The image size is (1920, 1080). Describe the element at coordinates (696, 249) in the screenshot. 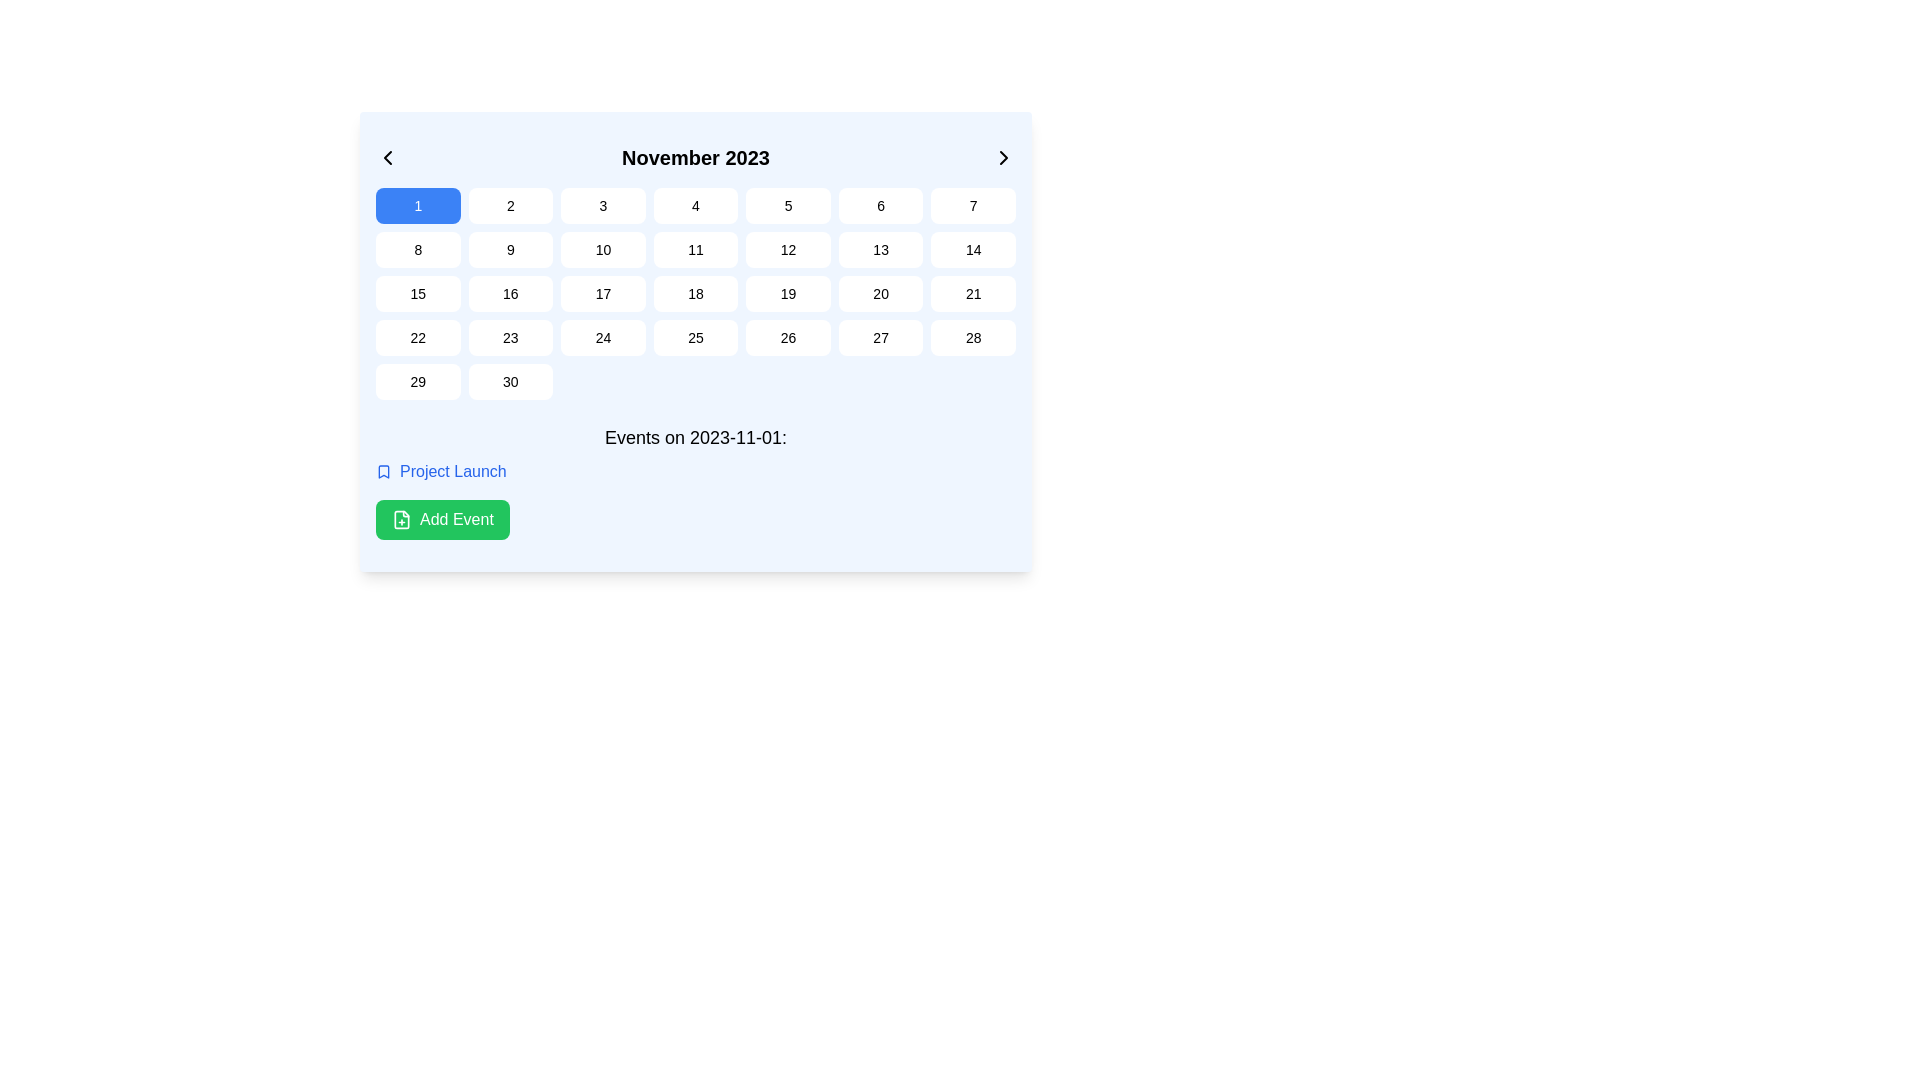

I see `the button labeled '11' located` at that location.